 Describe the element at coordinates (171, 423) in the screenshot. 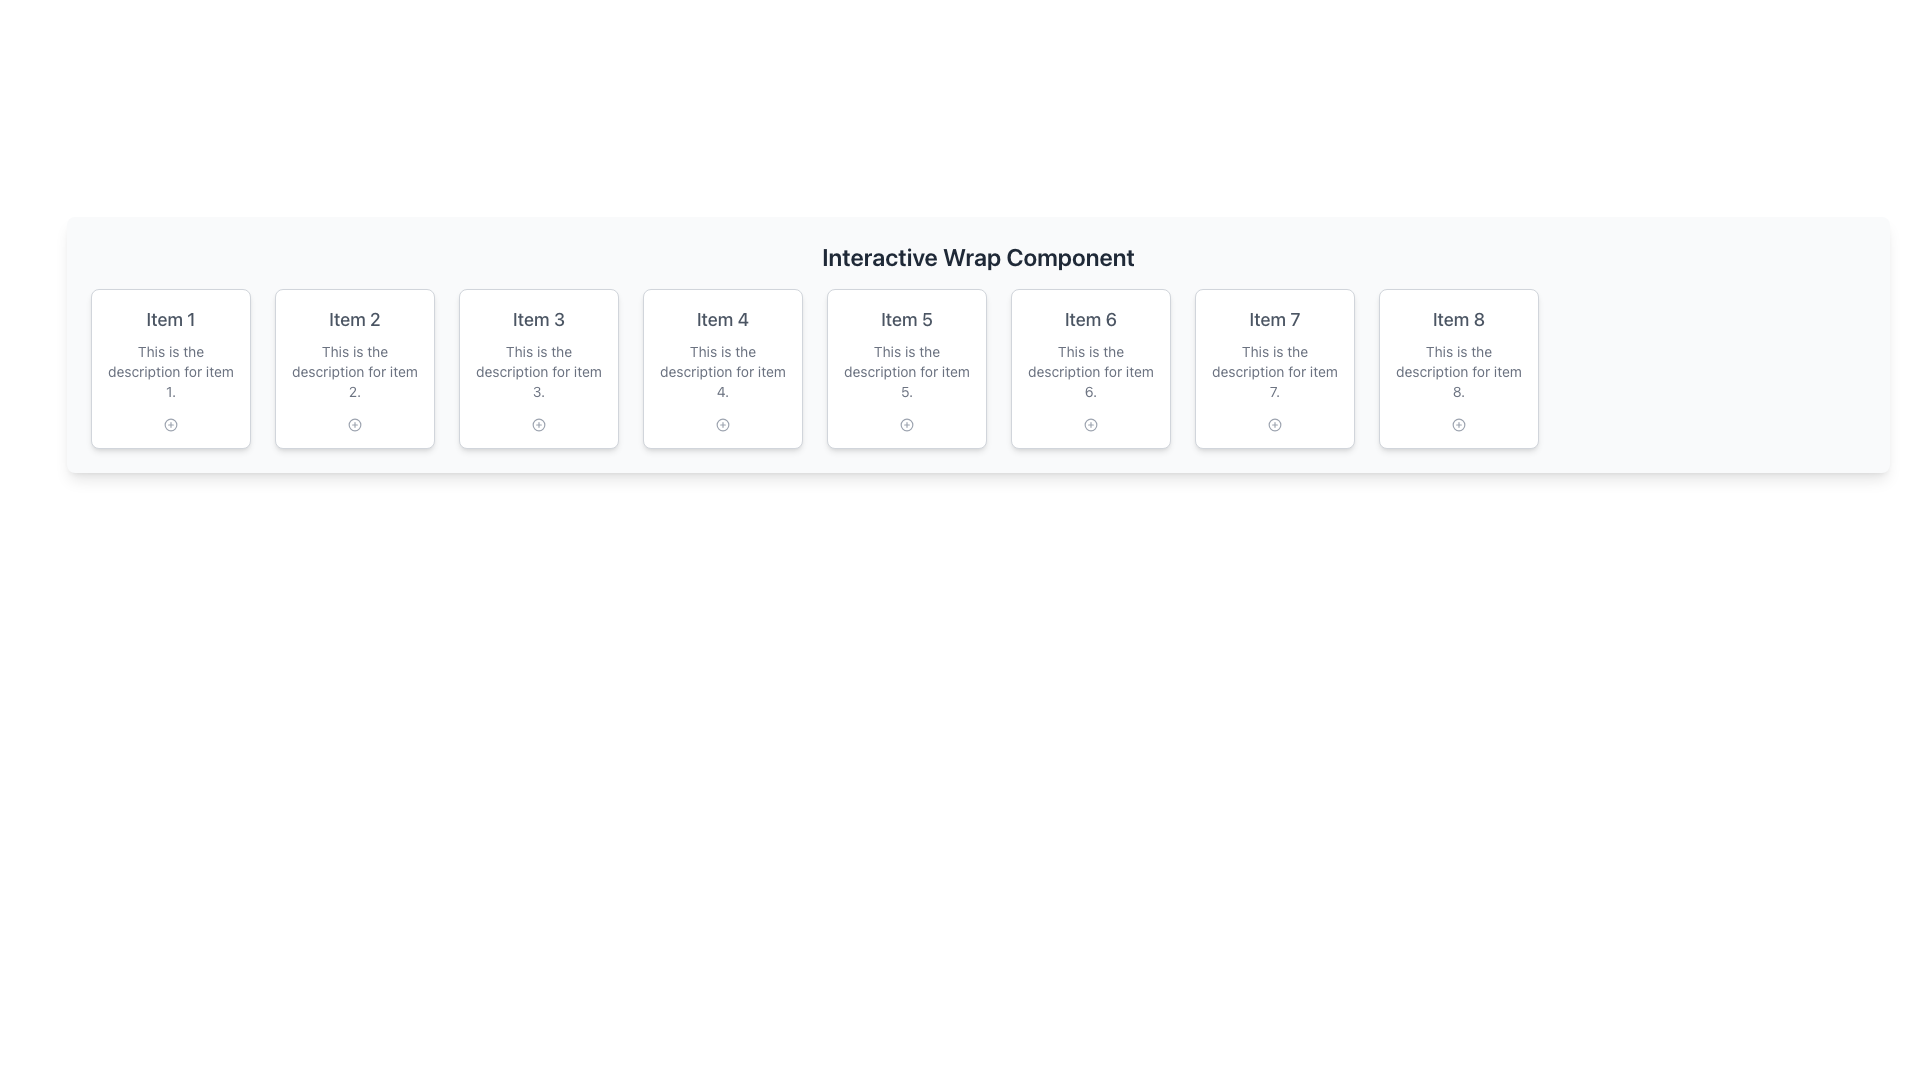

I see `the circular icon with a plus symbol inside, located at the center of the 'Item 1' card` at that location.